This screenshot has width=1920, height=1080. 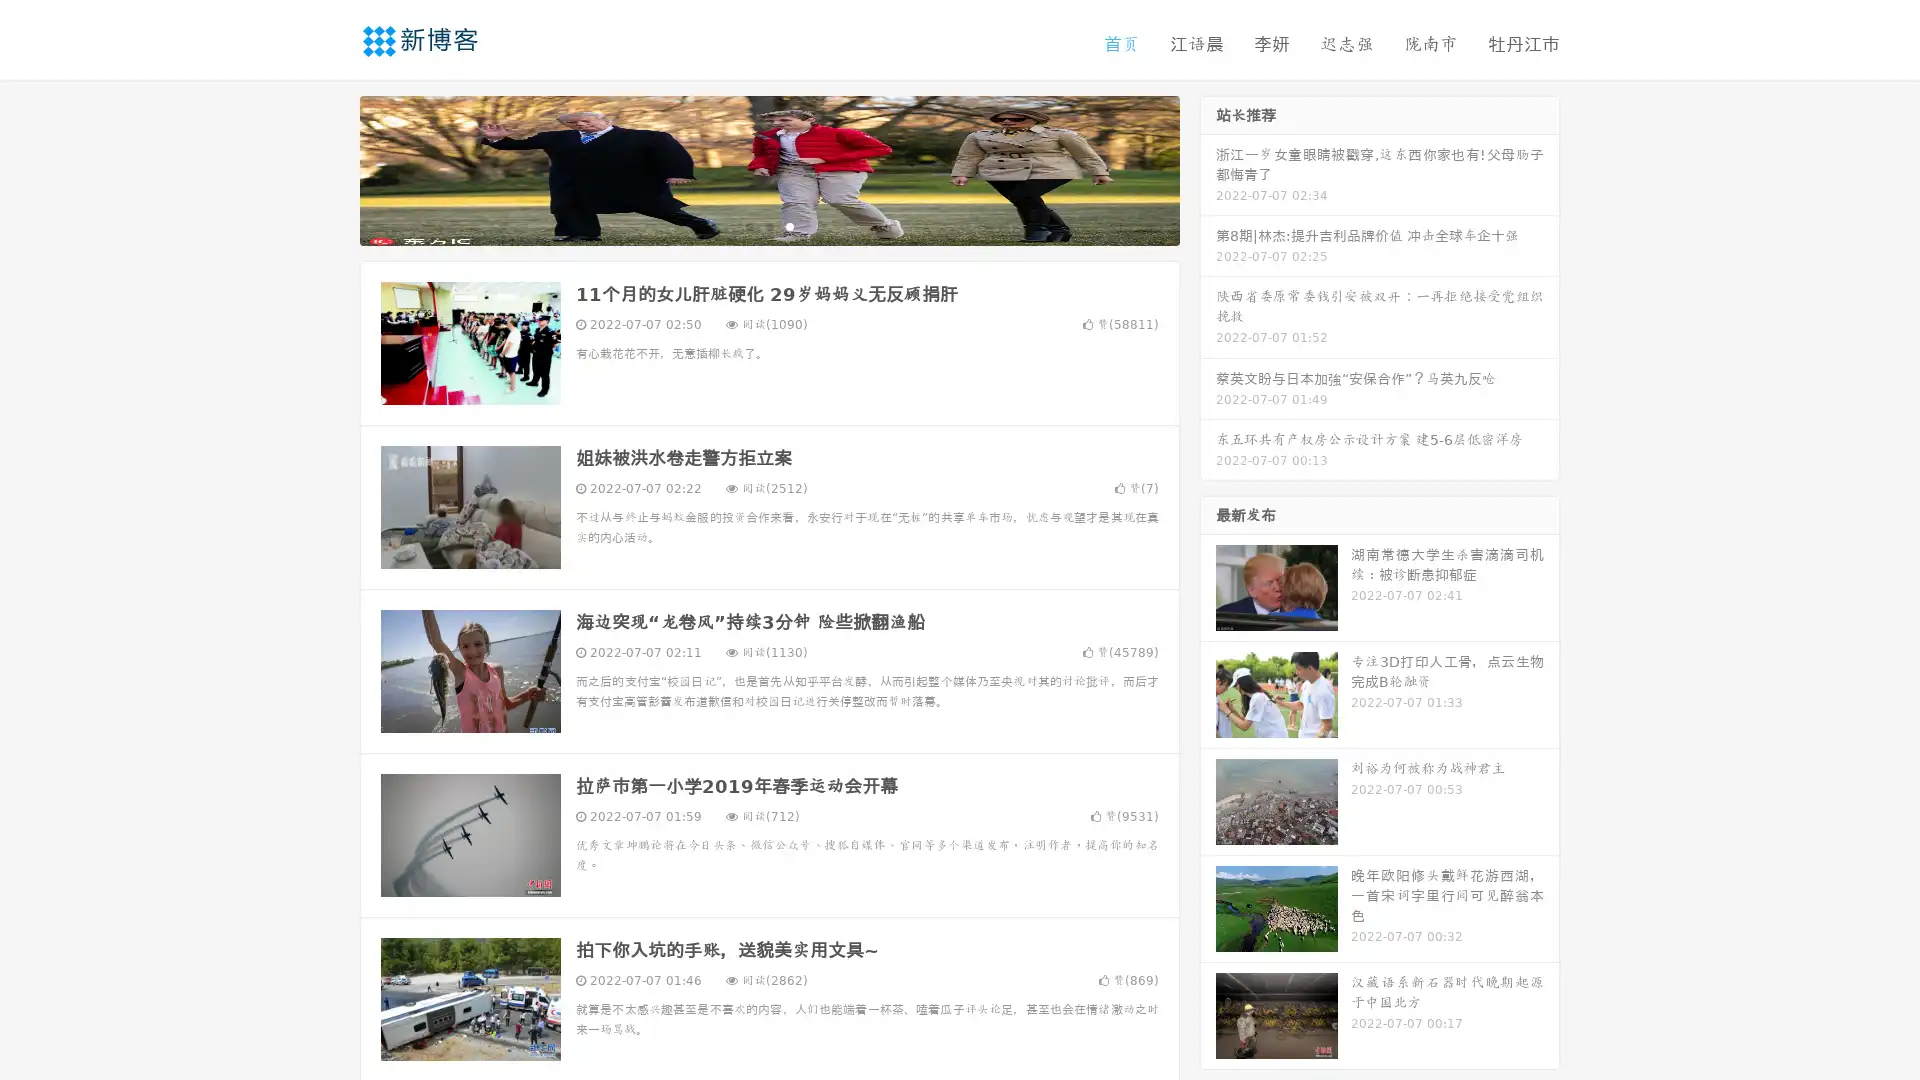 What do you see at coordinates (768, 225) in the screenshot?
I see `Go to slide 2` at bounding box center [768, 225].